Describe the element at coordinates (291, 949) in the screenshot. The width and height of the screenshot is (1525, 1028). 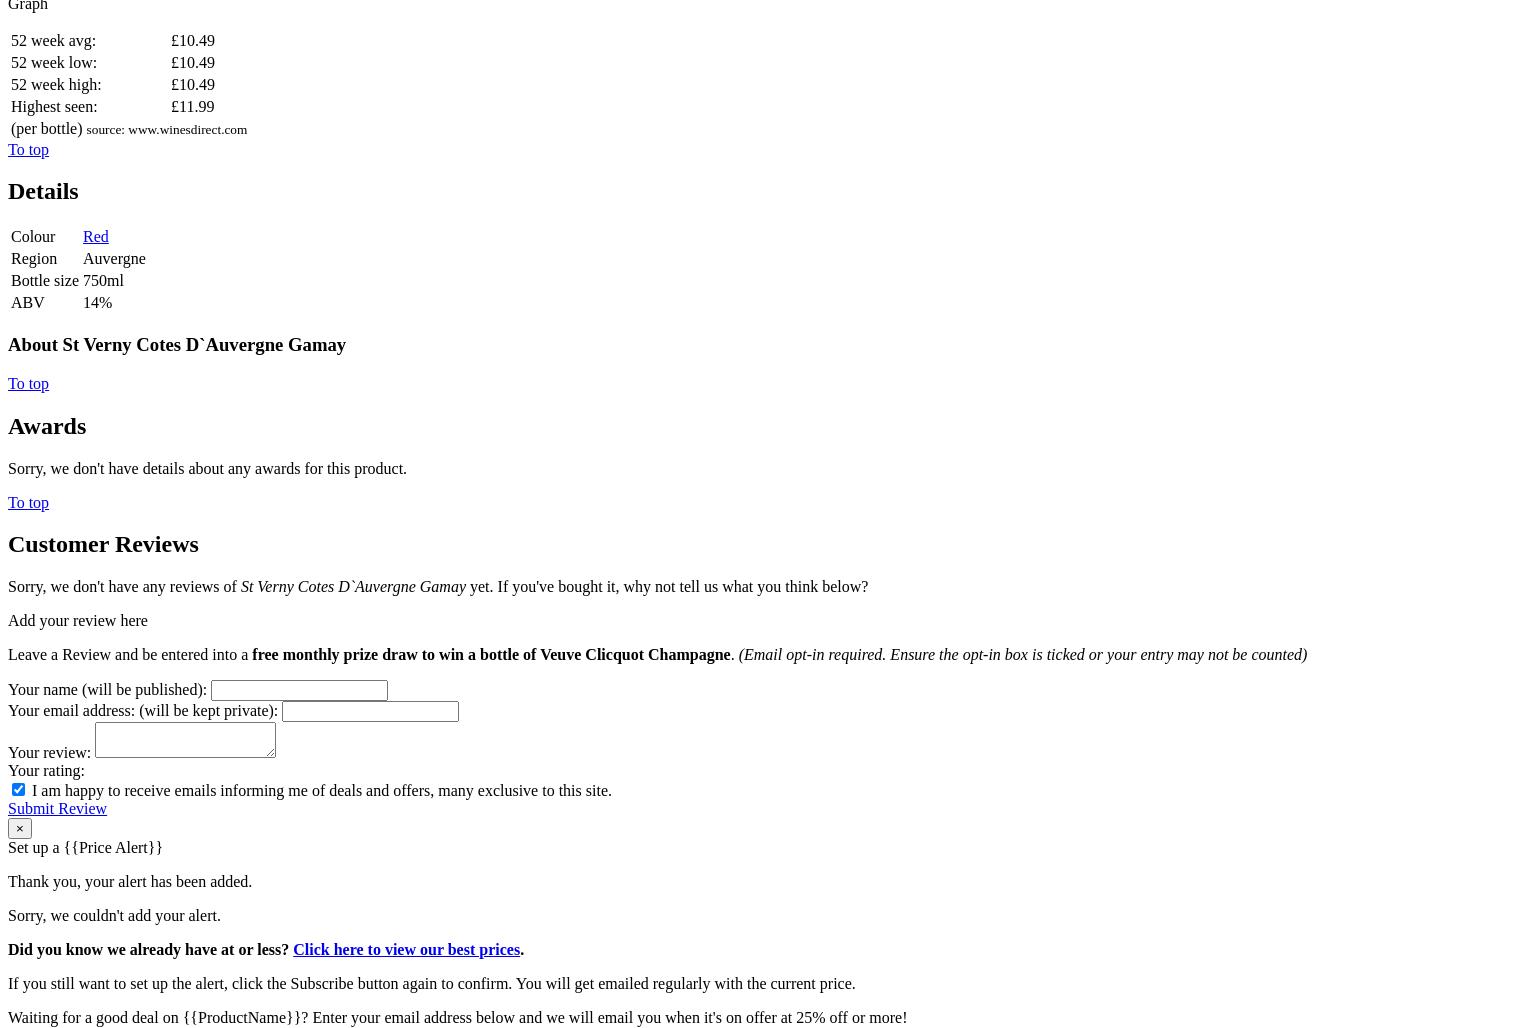
I see `'Click here to view our best prices'` at that location.